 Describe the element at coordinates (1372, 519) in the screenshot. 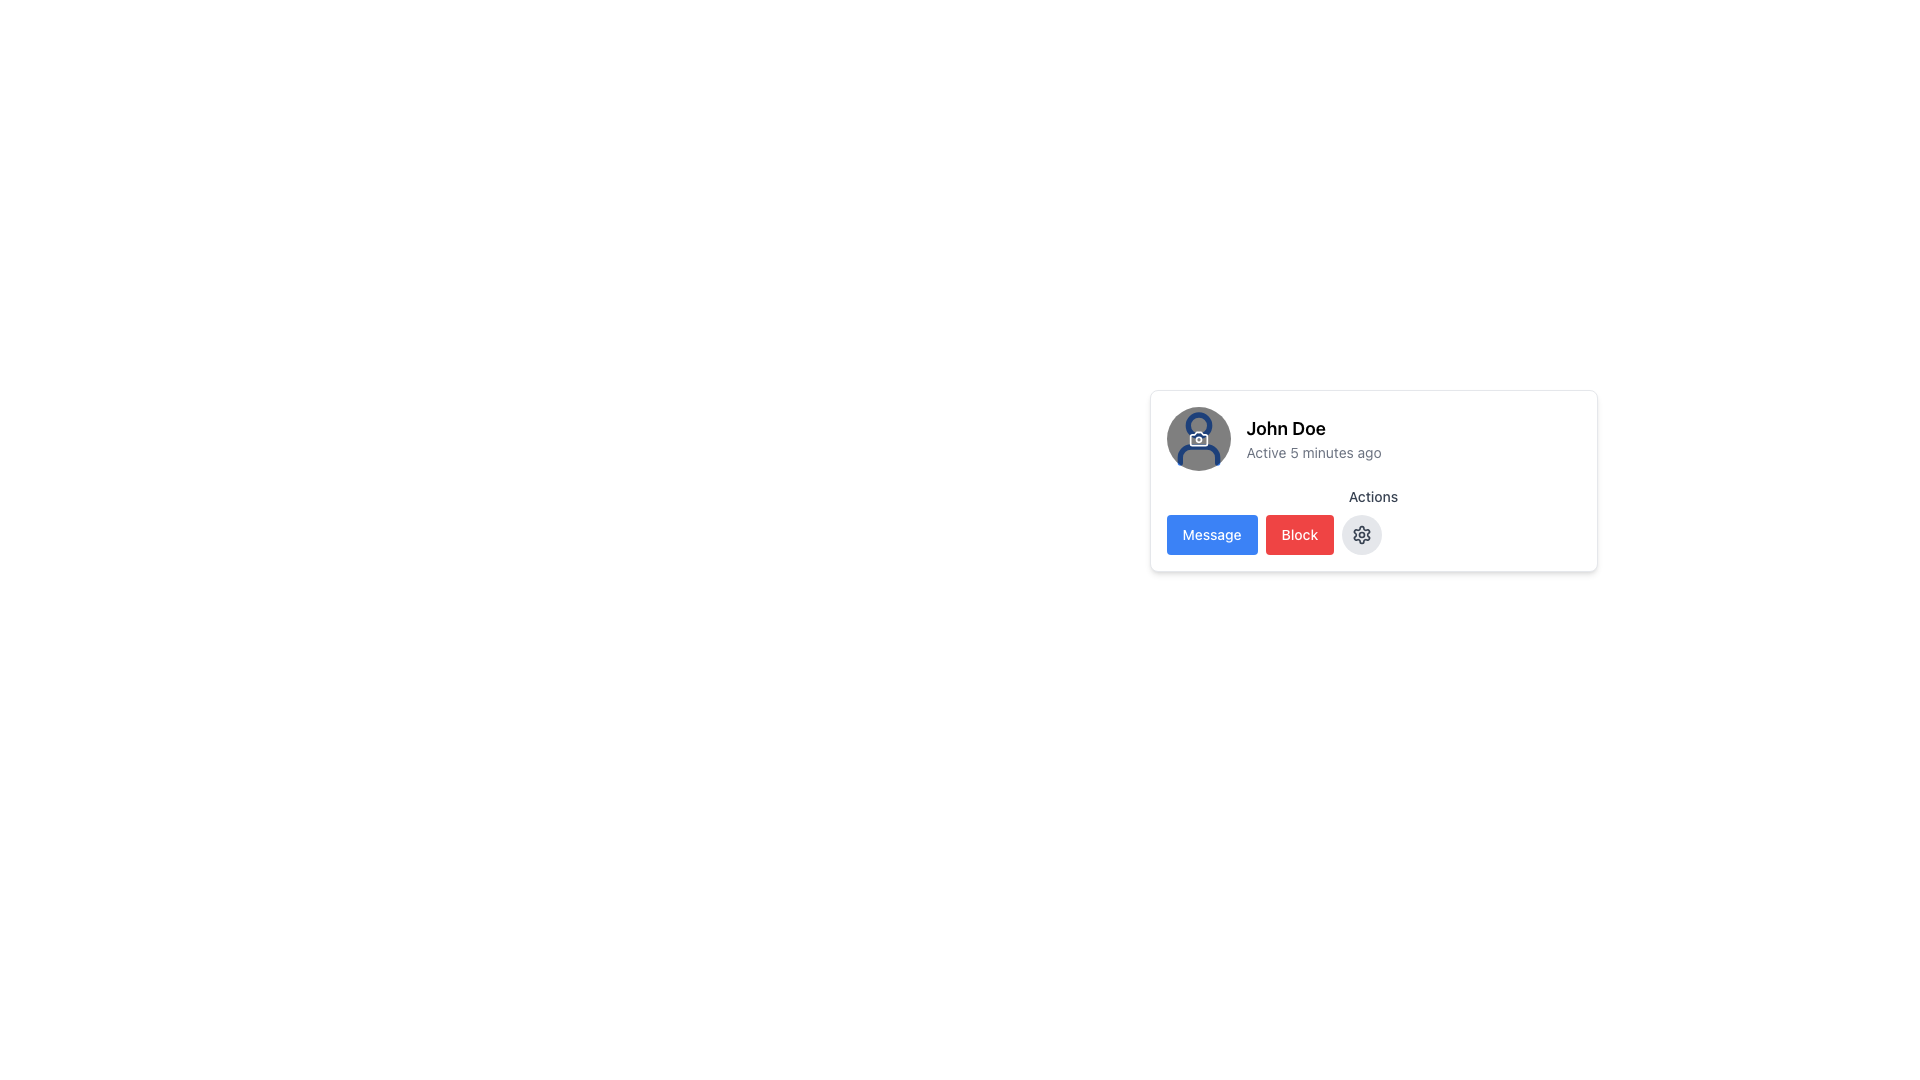

I see `the settings button located beneath the 'Actions' heading, positioned to the right of the blue 'Message' button and the red 'Block' button` at that location.